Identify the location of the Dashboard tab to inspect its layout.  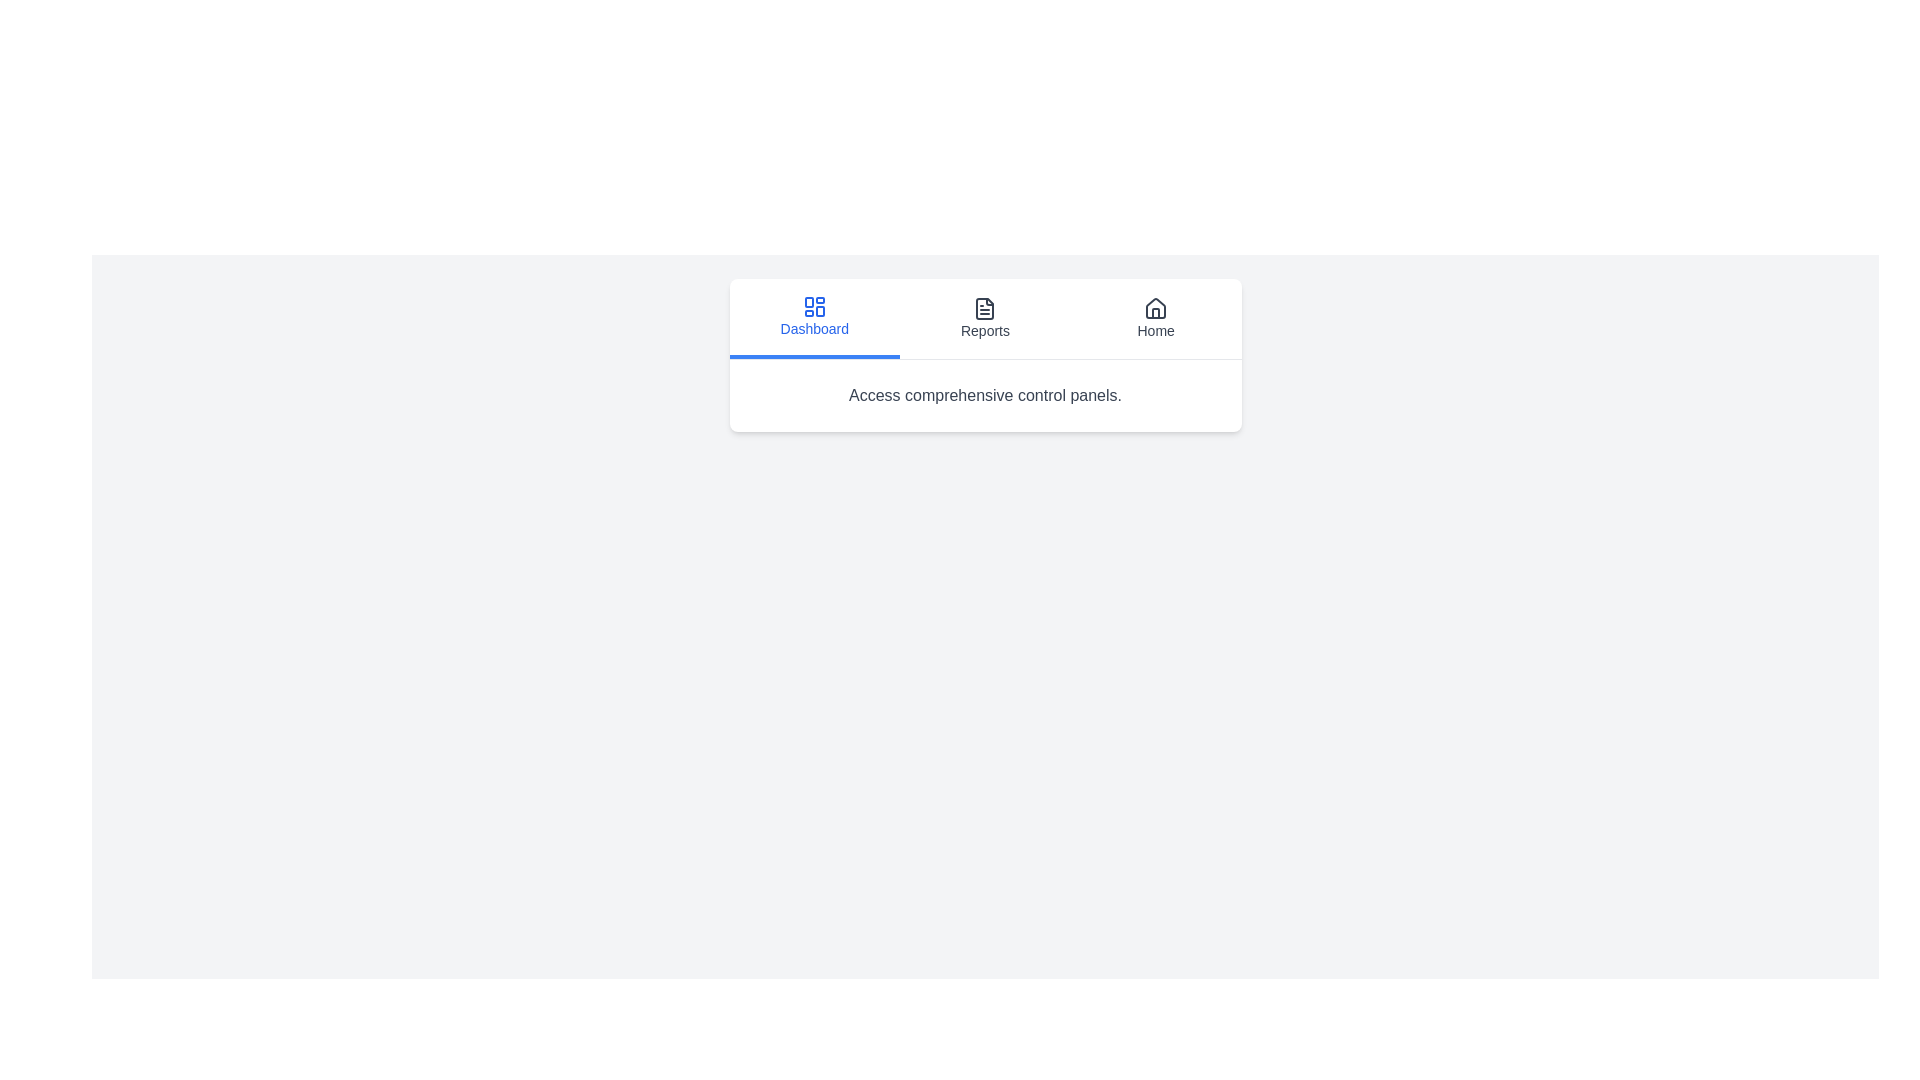
(814, 318).